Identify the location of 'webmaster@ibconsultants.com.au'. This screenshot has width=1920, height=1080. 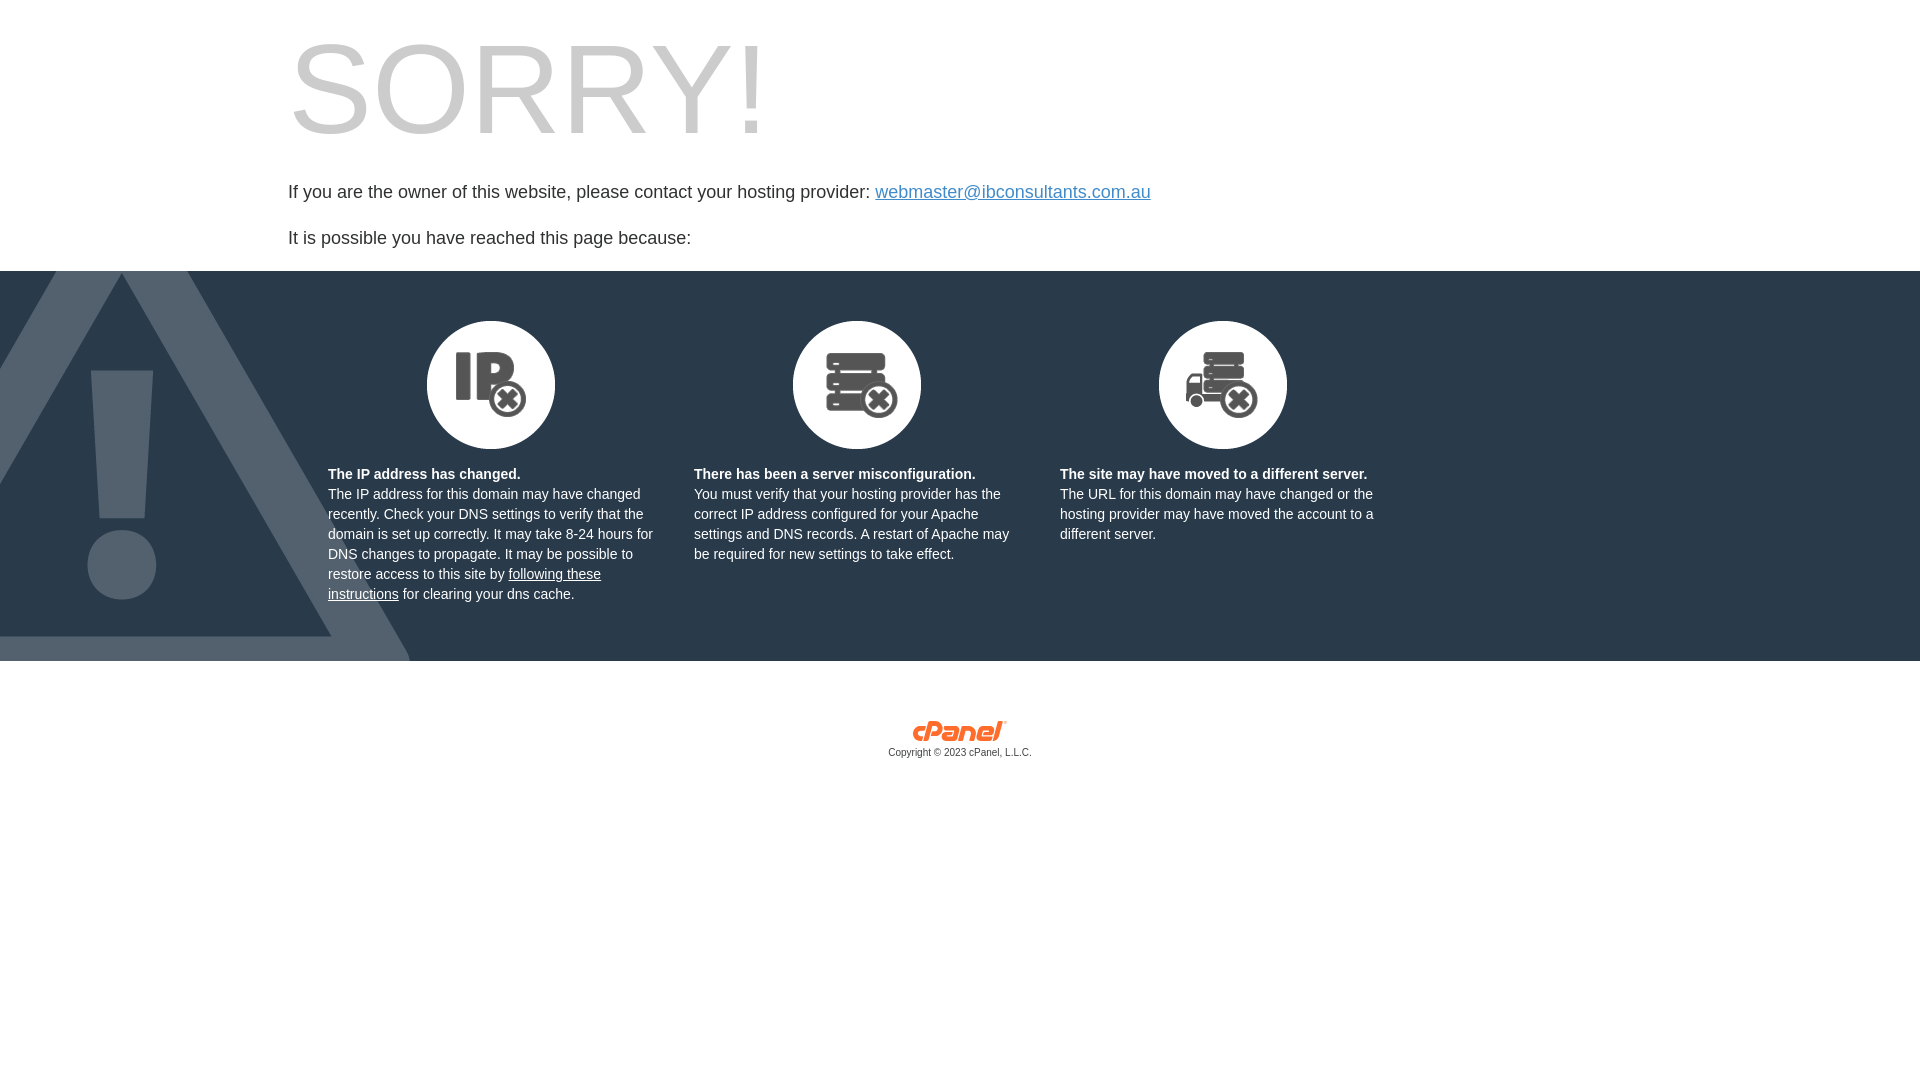
(874, 192).